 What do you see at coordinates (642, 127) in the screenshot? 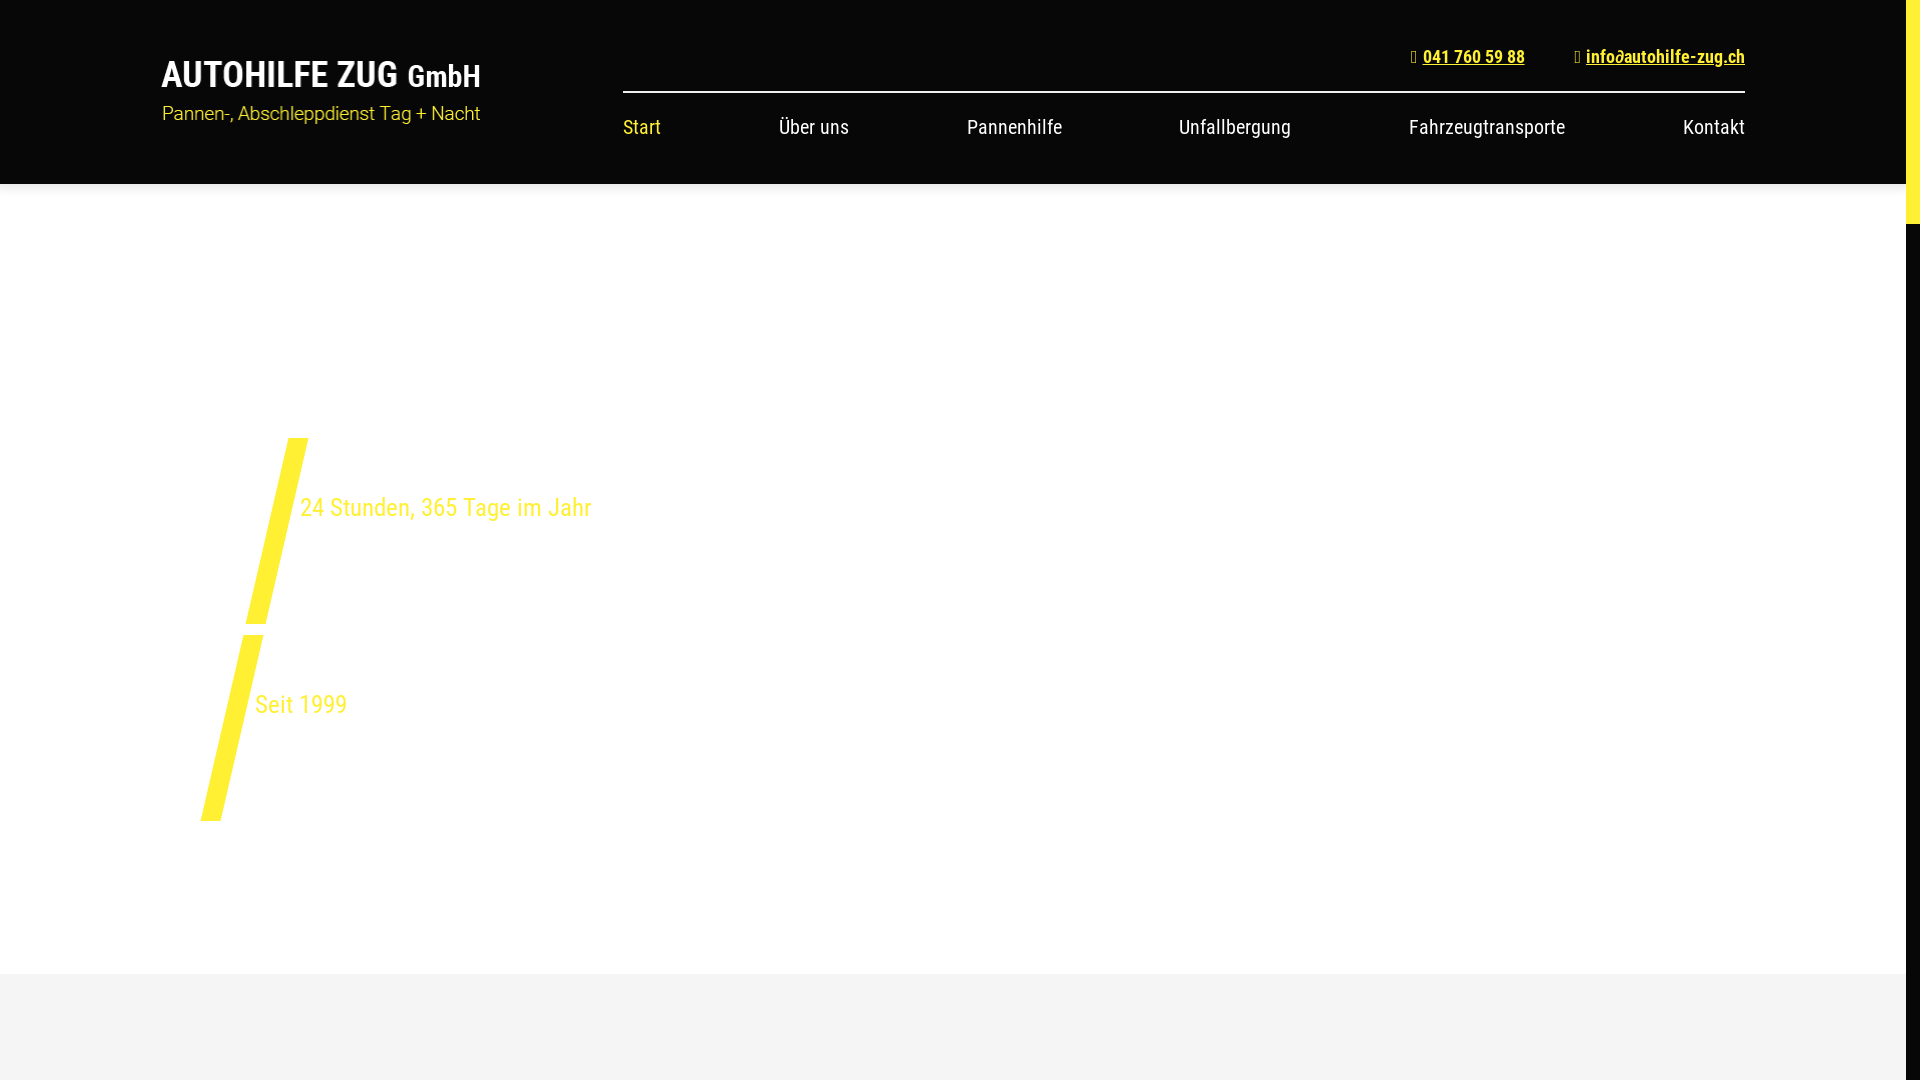
I see `'Start'` at bounding box center [642, 127].